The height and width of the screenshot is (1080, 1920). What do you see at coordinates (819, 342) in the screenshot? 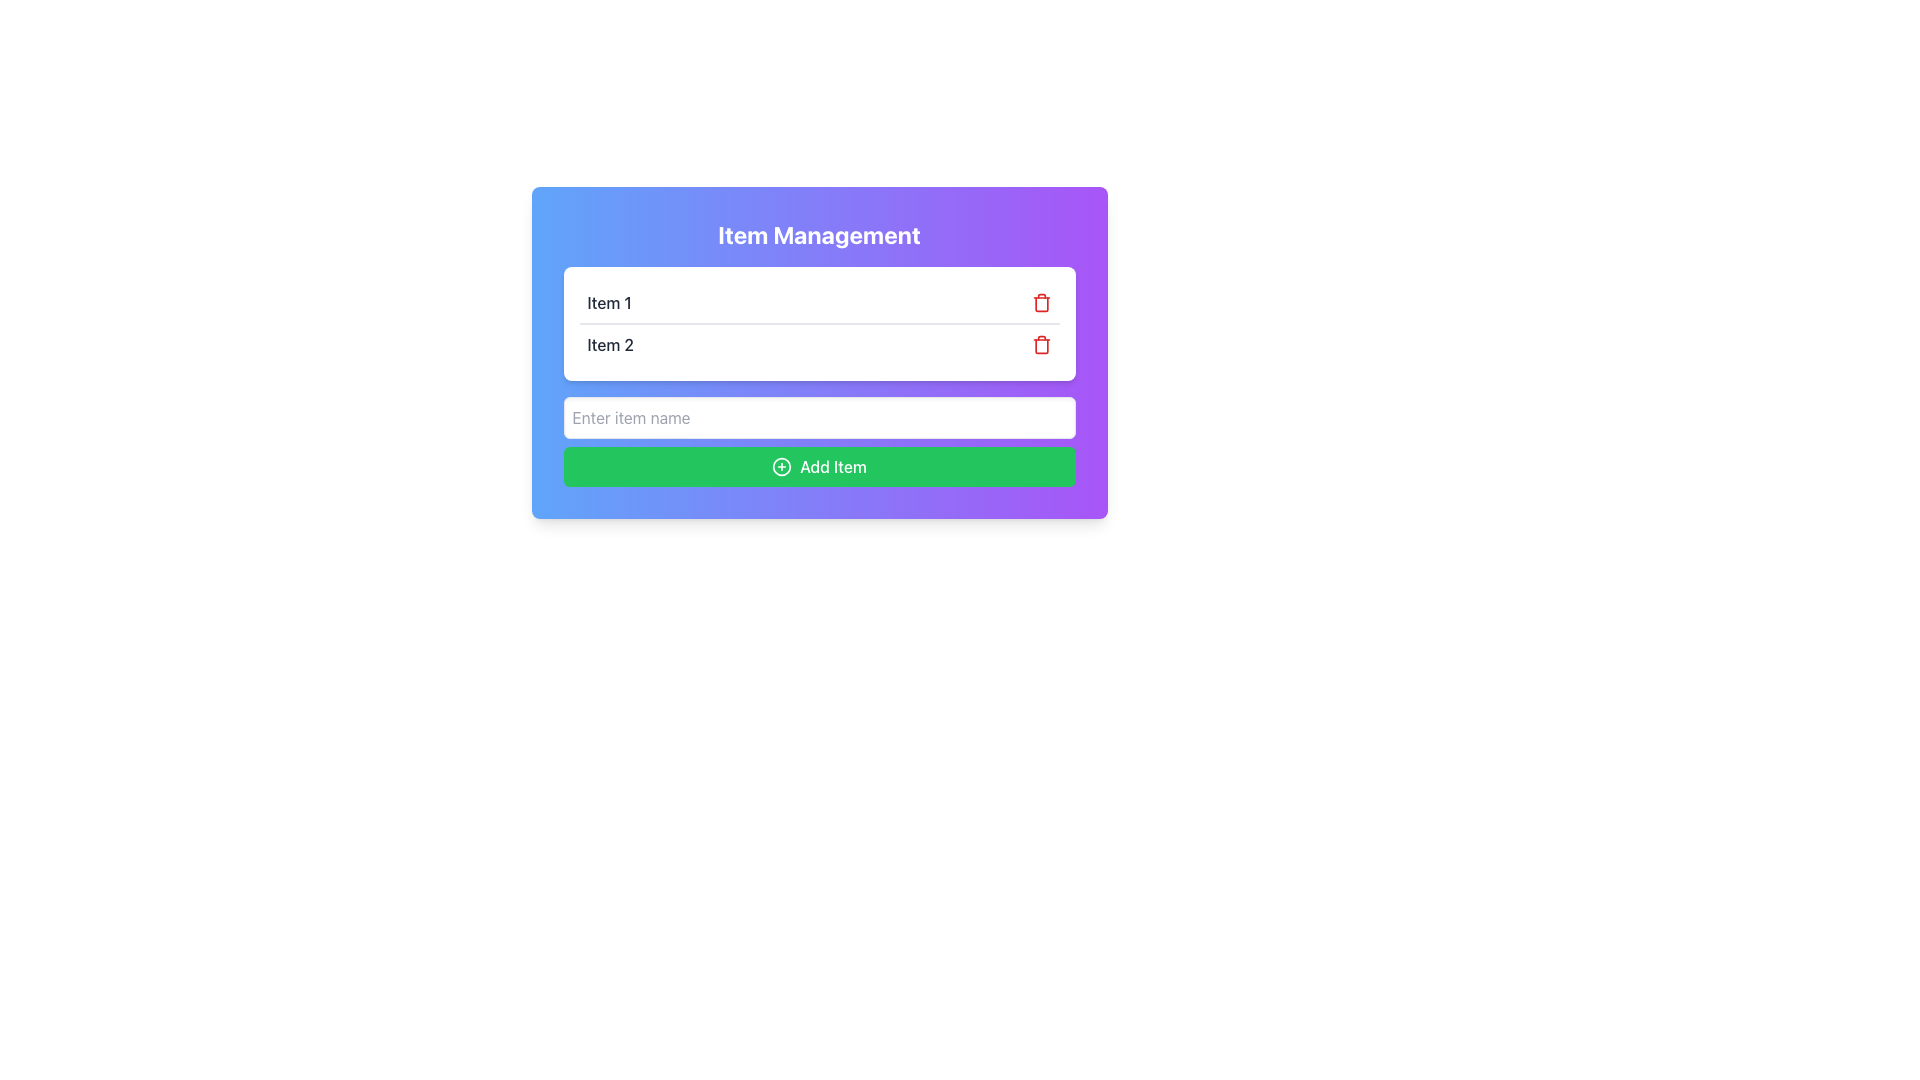
I see `the list item displaying the text 'Item 2' for interaction` at bounding box center [819, 342].